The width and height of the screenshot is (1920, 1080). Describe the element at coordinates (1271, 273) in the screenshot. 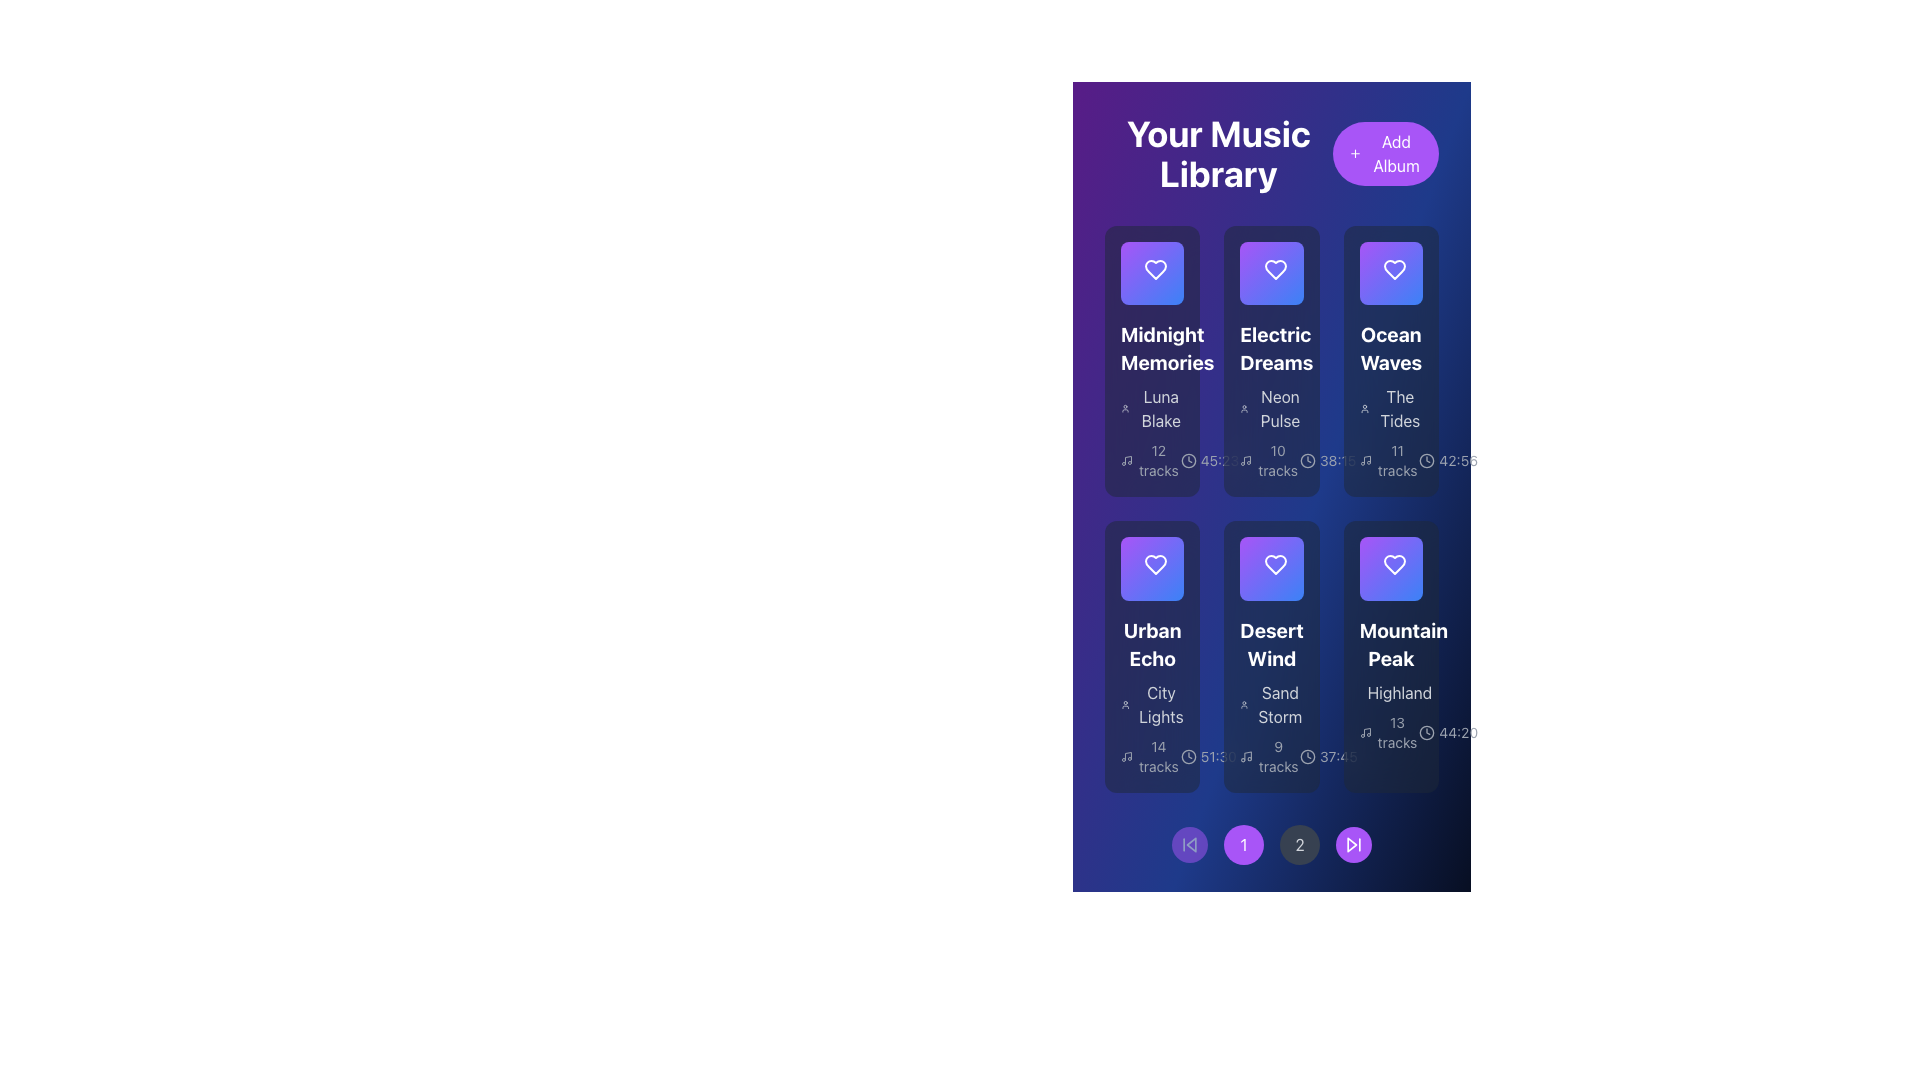

I see `the play button for the 'Electric Dreams' album located in the second column of the top row in the grid layout` at that location.